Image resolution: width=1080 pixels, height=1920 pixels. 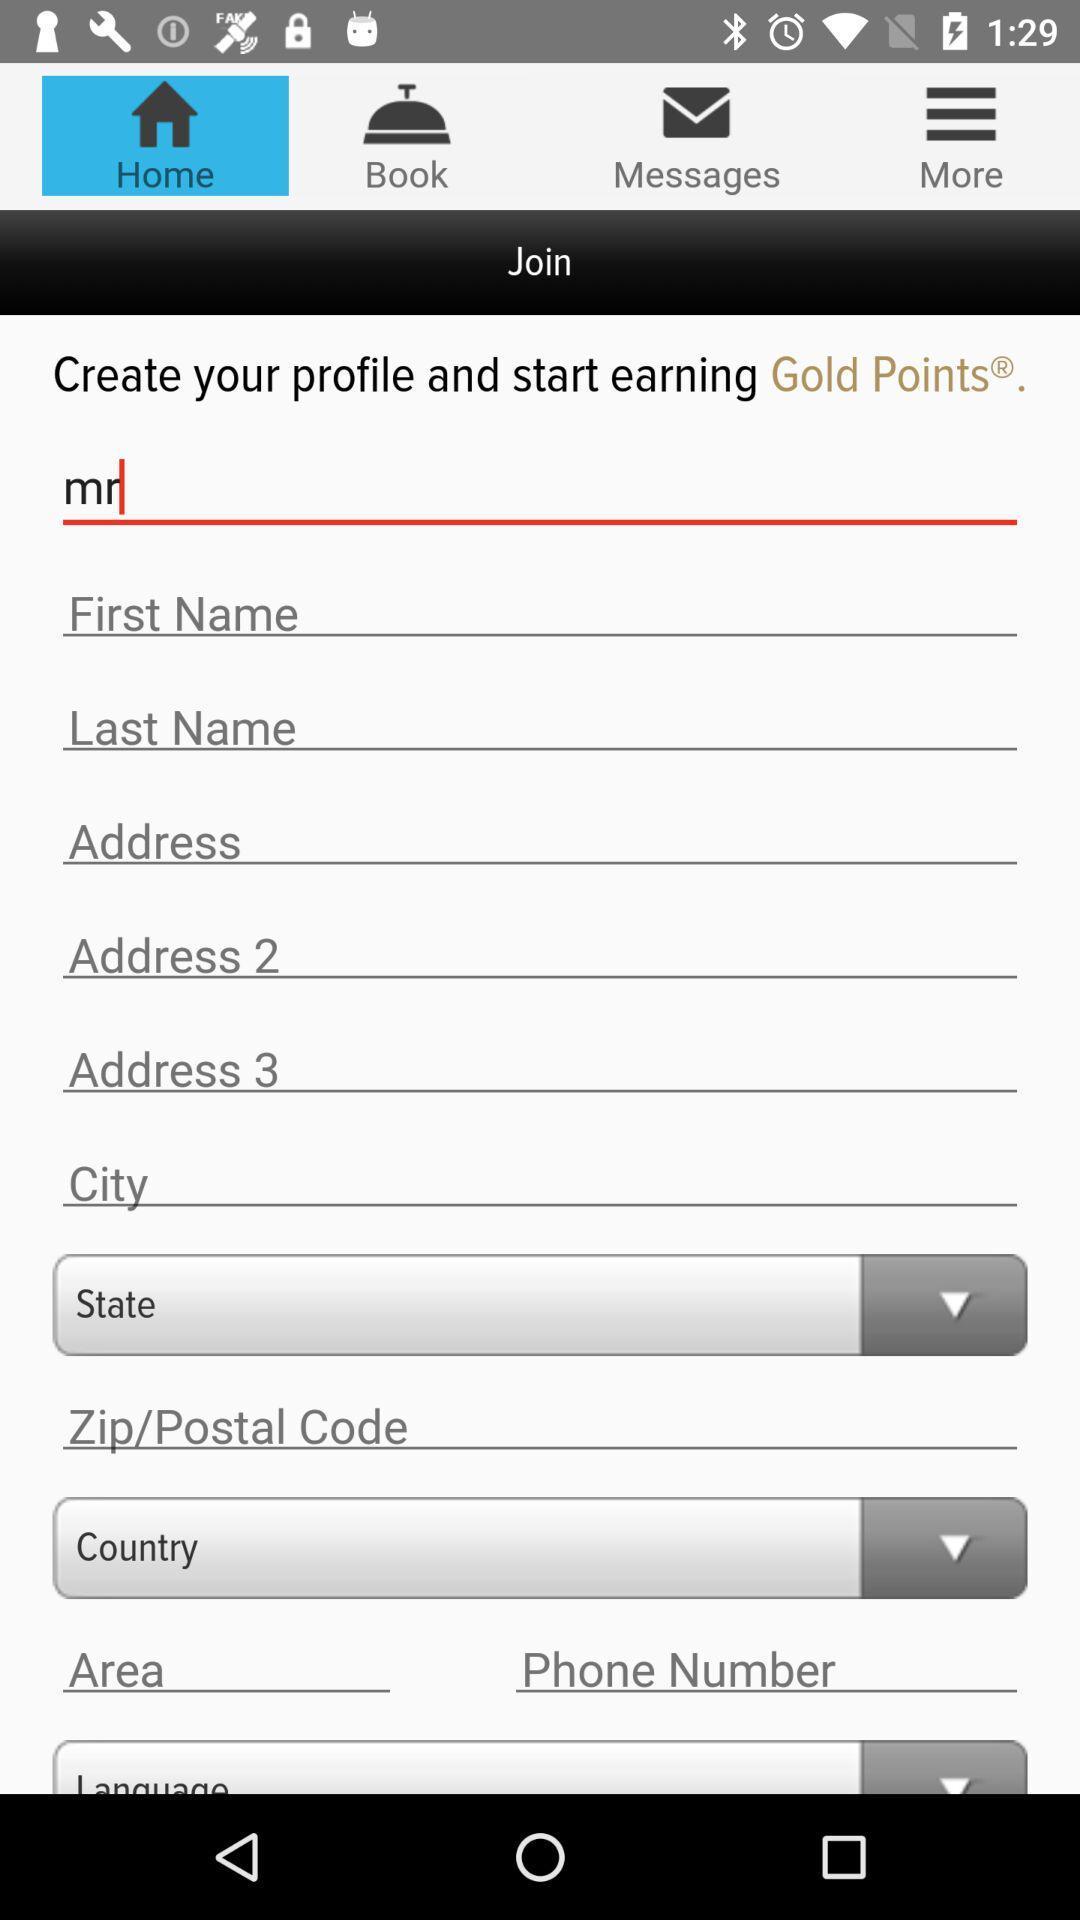 I want to click on nqme, so click(x=540, y=726).